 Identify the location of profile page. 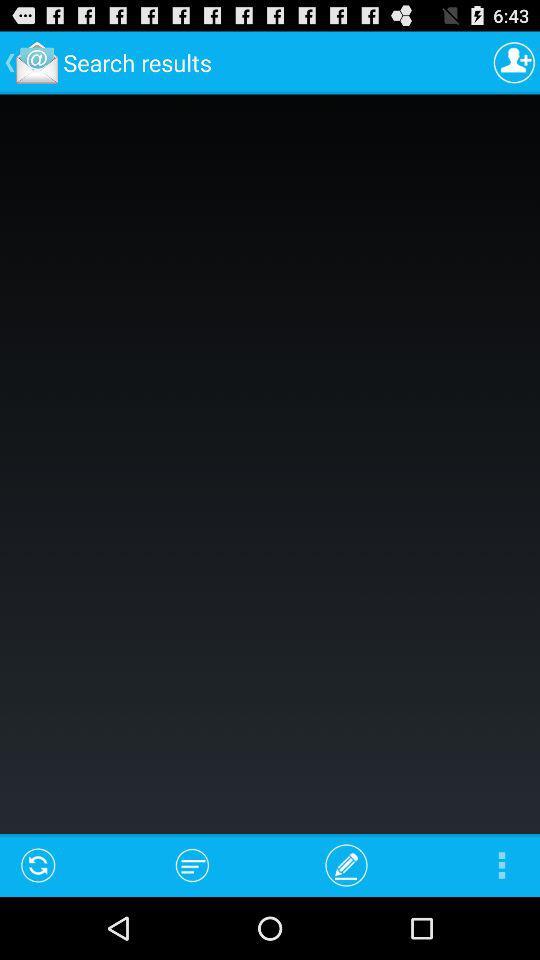
(514, 62).